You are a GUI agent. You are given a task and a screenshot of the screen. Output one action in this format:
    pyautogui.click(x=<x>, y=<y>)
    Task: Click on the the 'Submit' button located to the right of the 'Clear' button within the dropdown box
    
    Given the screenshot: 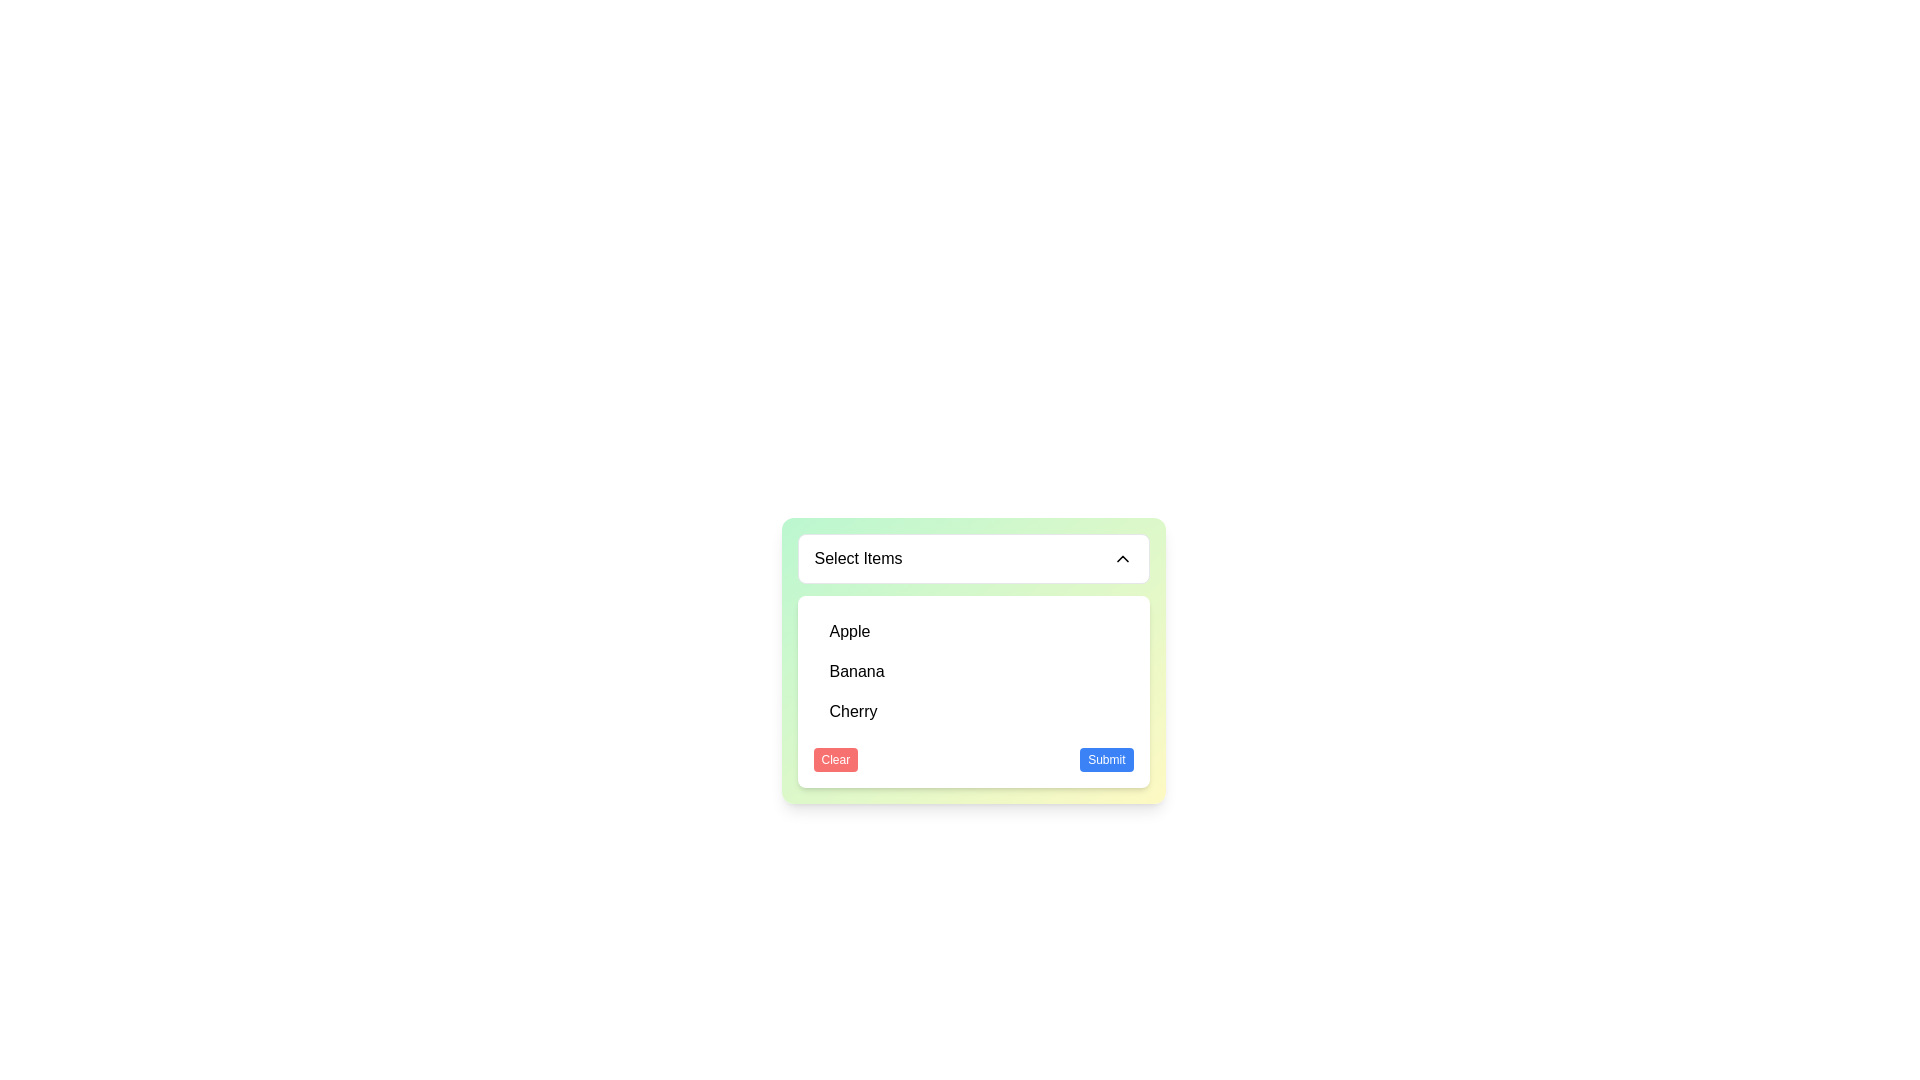 What is the action you would take?
    pyautogui.click(x=1105, y=759)
    